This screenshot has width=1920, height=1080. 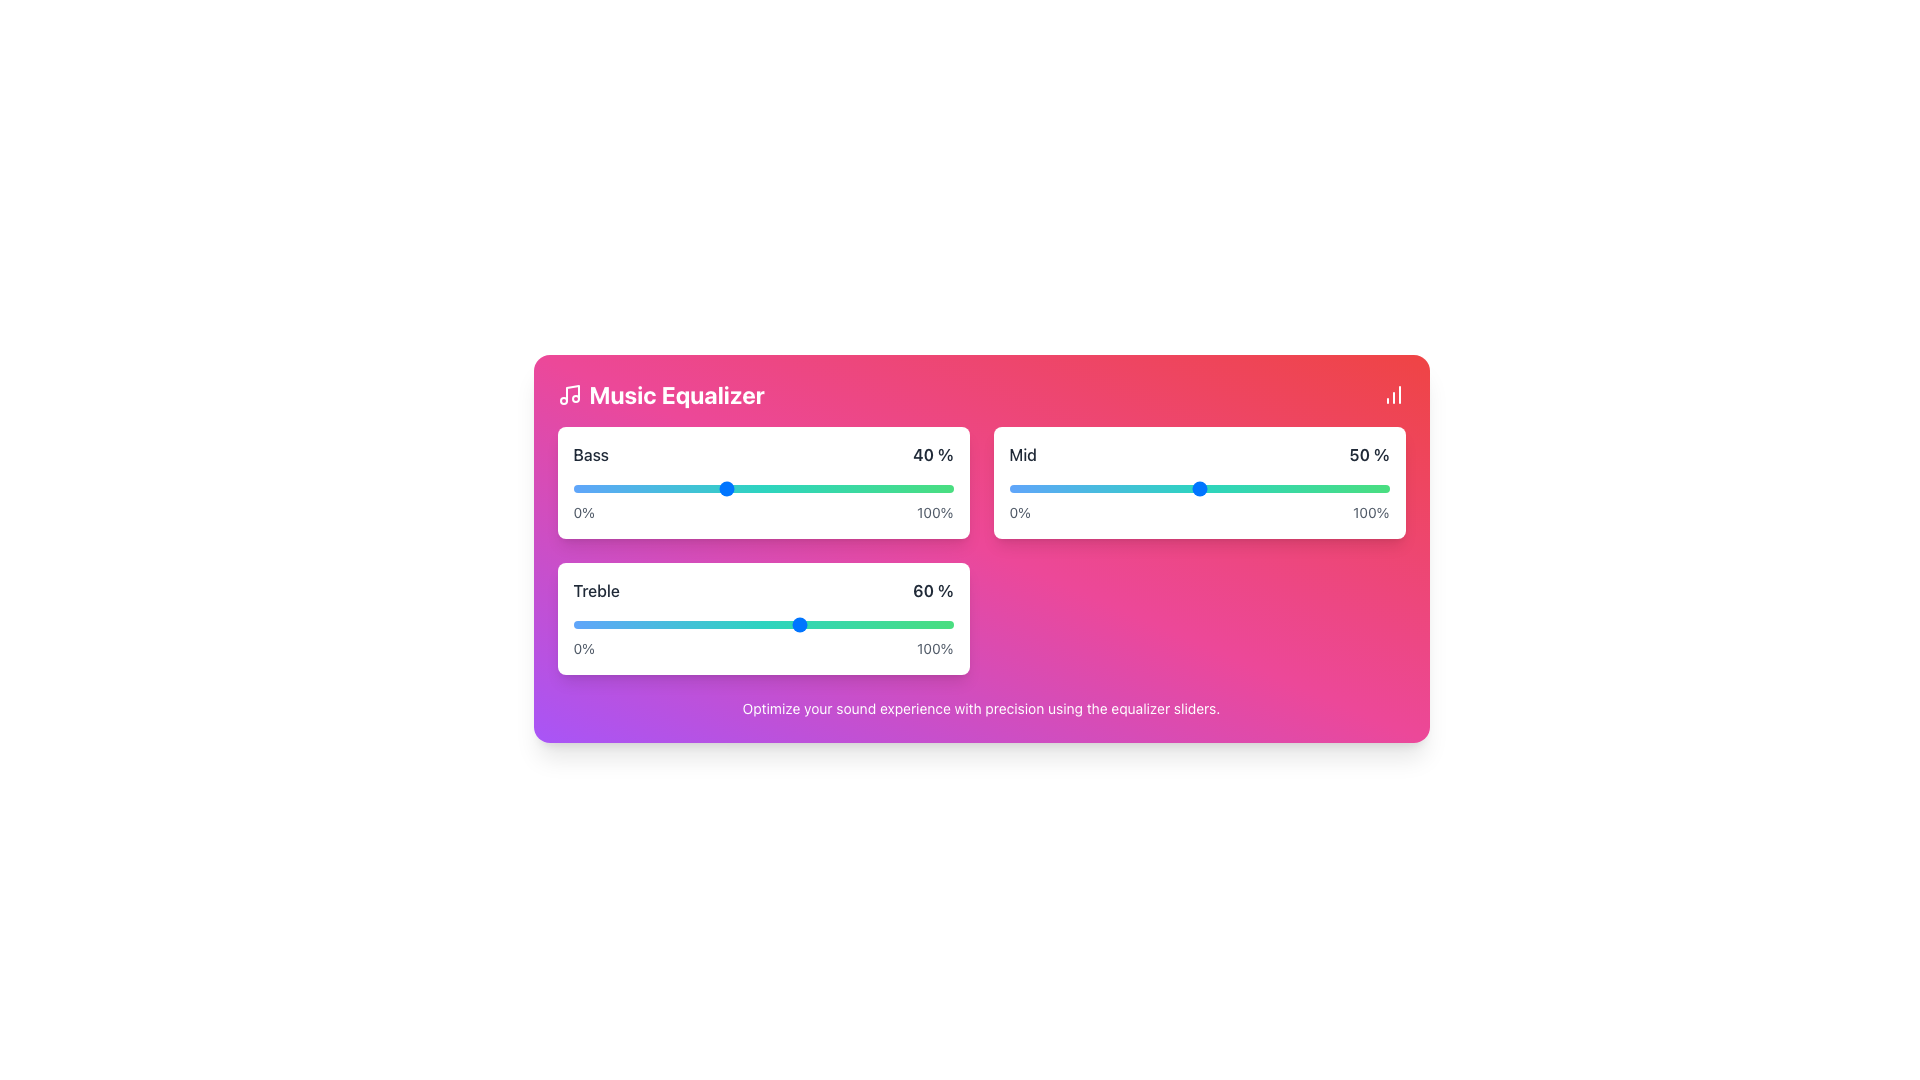 I want to click on the bass equalizer, so click(x=766, y=489).